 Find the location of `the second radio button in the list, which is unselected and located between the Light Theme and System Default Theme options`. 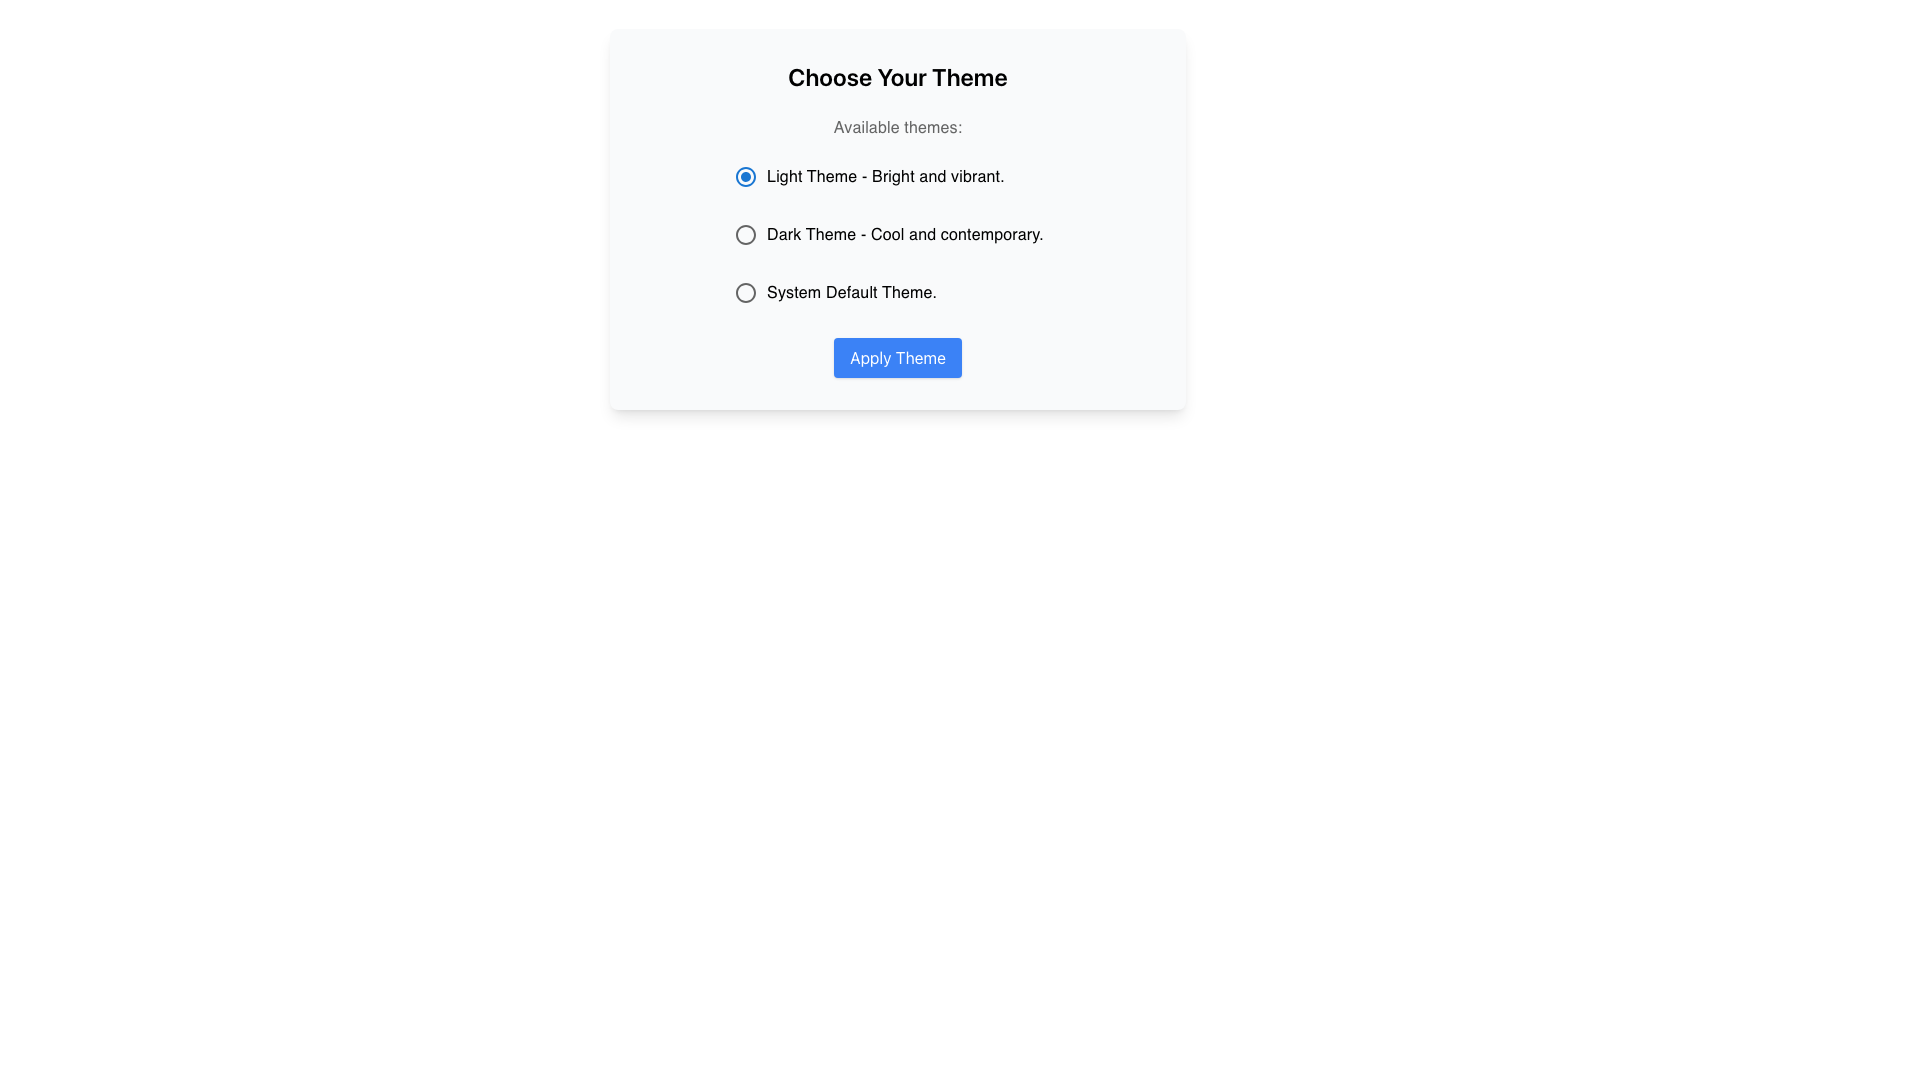

the second radio button in the list, which is unselected and located between the Light Theme and System Default Theme options is located at coordinates (745, 234).